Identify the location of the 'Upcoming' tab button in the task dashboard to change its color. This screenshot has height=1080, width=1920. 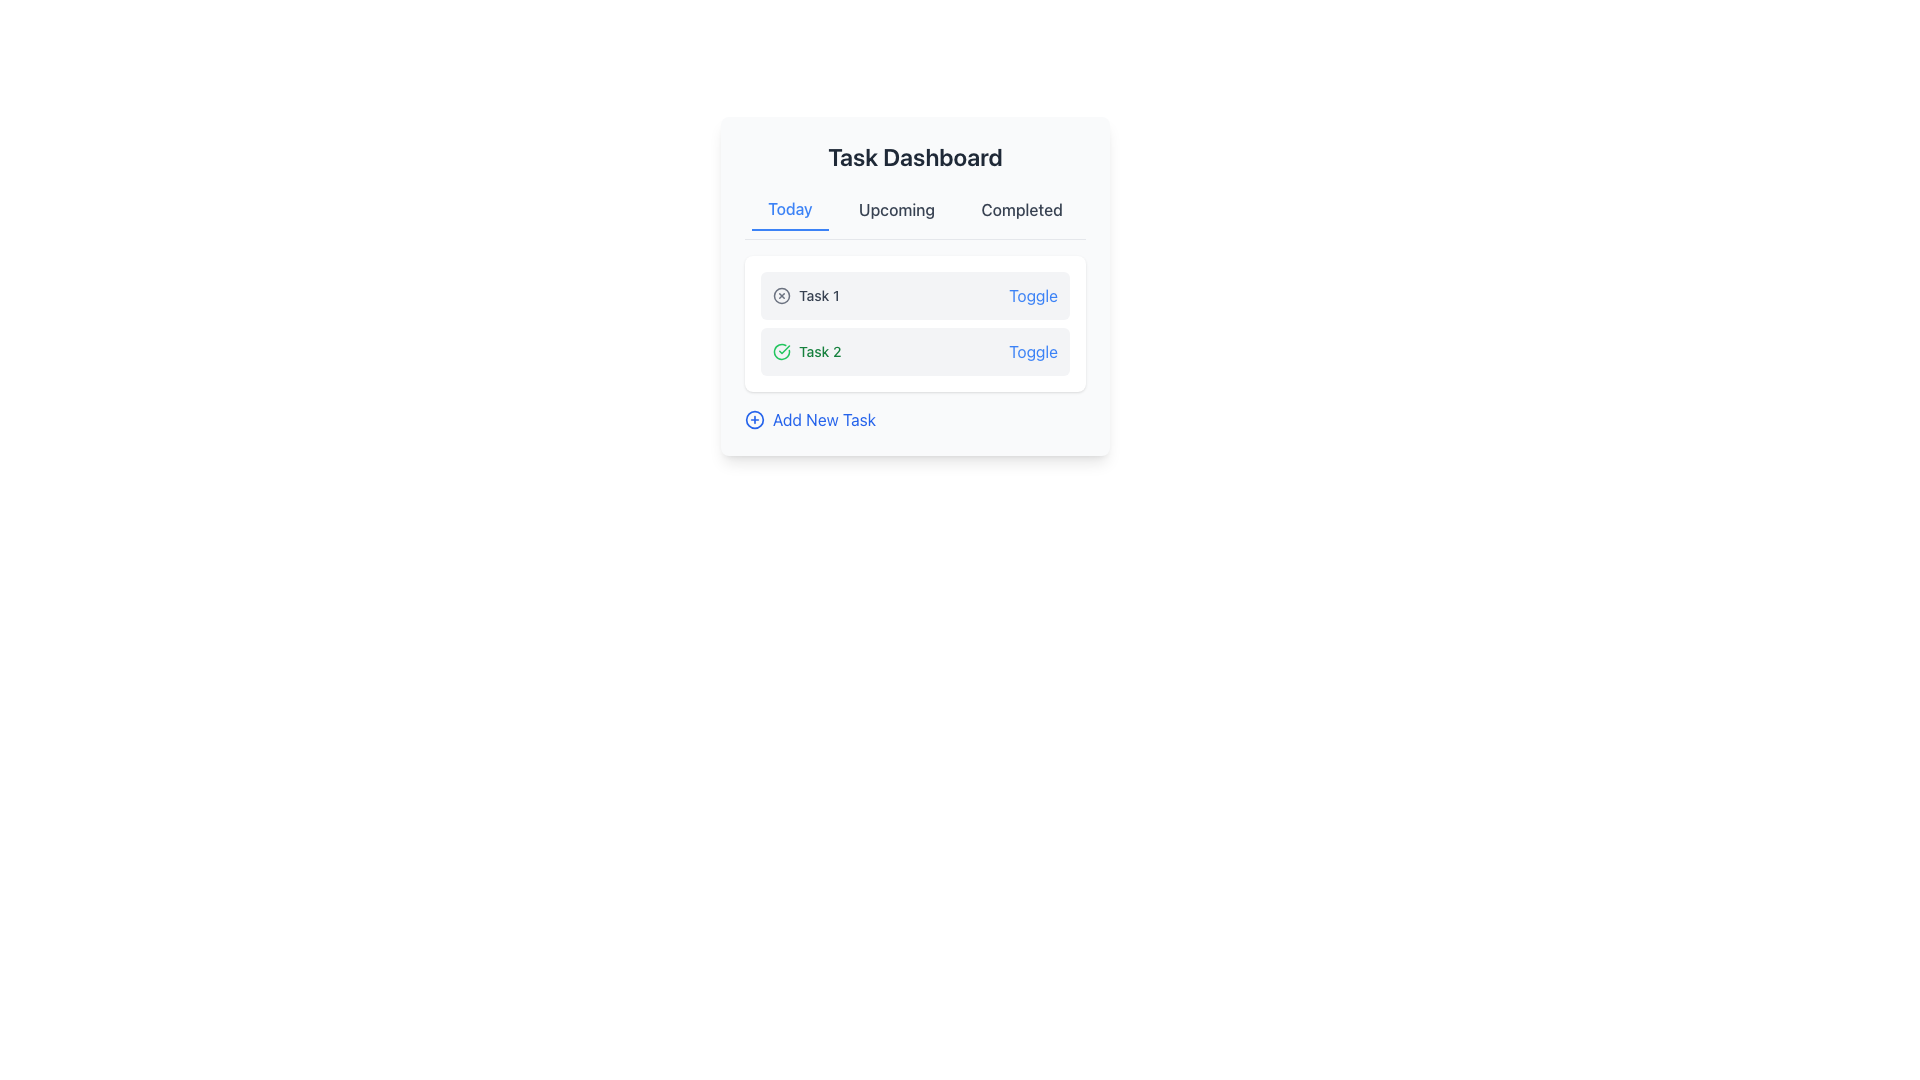
(896, 209).